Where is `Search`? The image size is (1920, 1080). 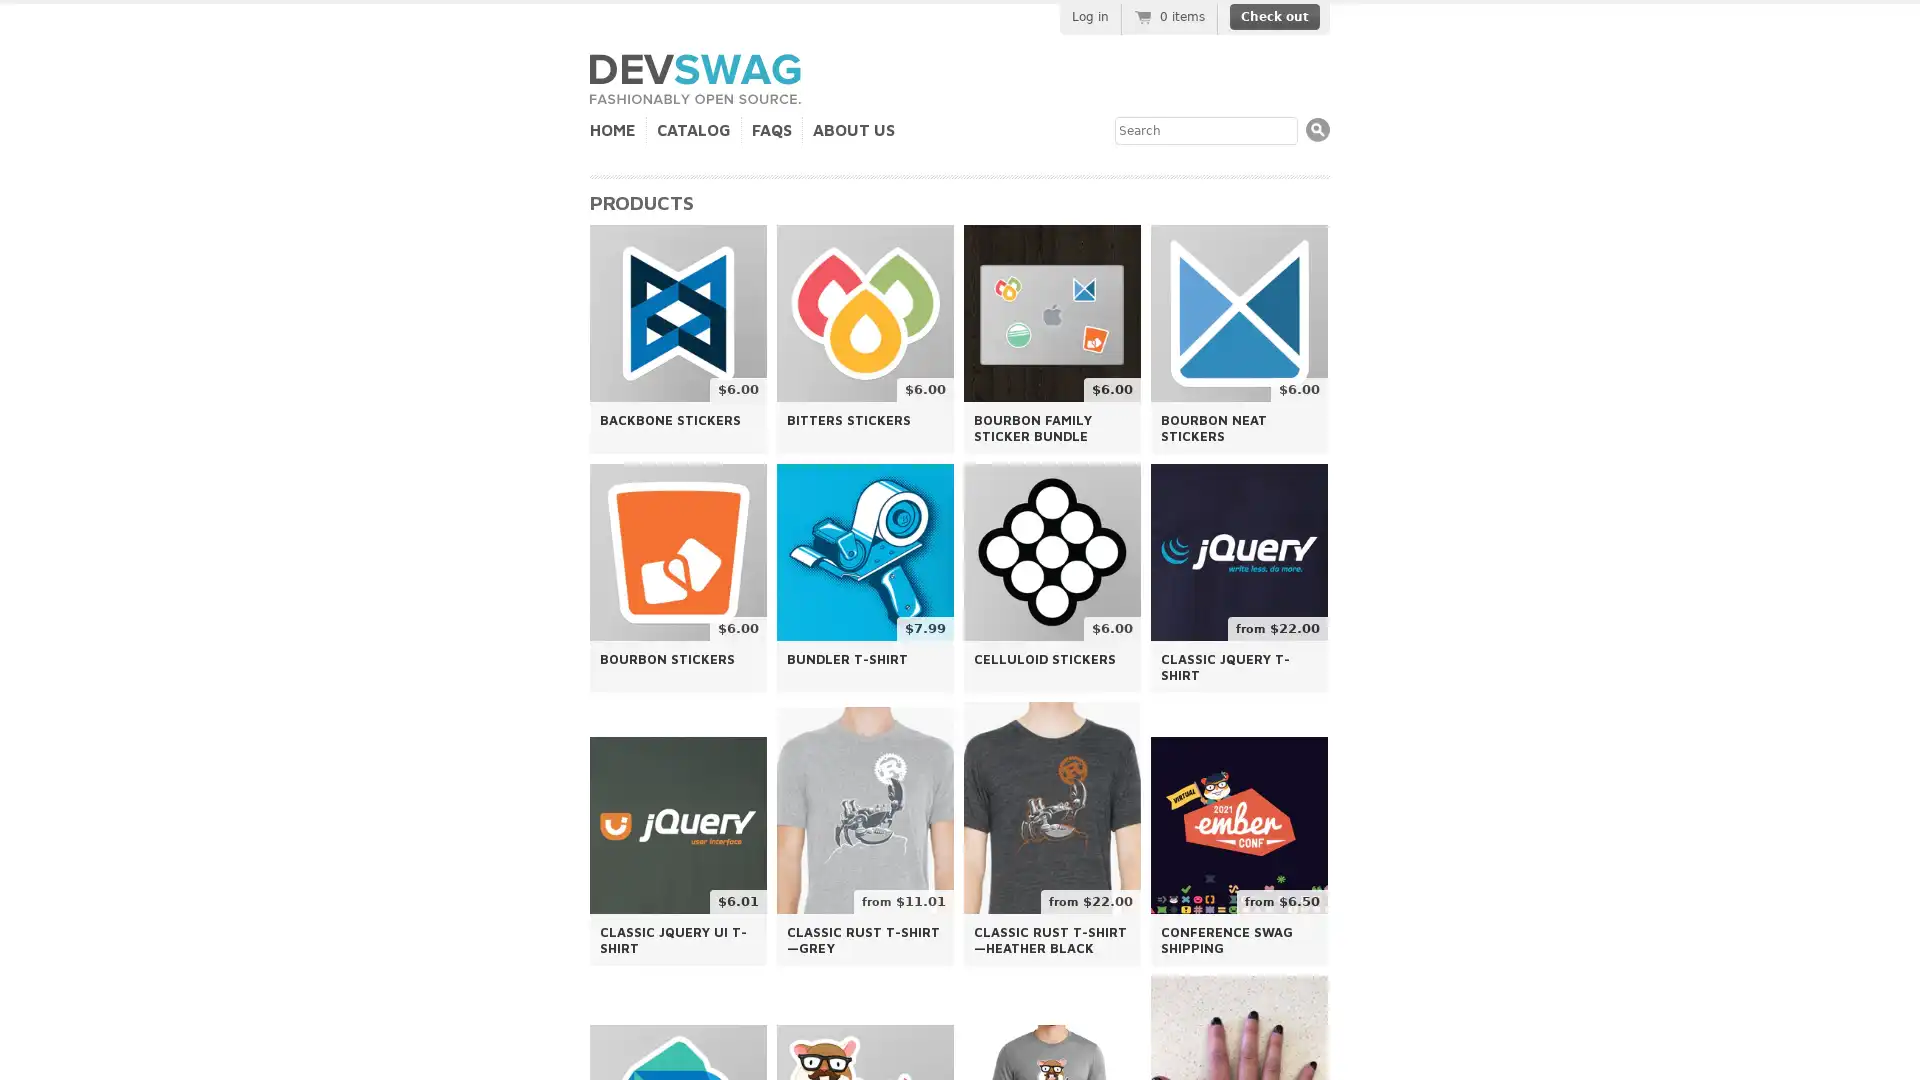
Search is located at coordinates (1318, 129).